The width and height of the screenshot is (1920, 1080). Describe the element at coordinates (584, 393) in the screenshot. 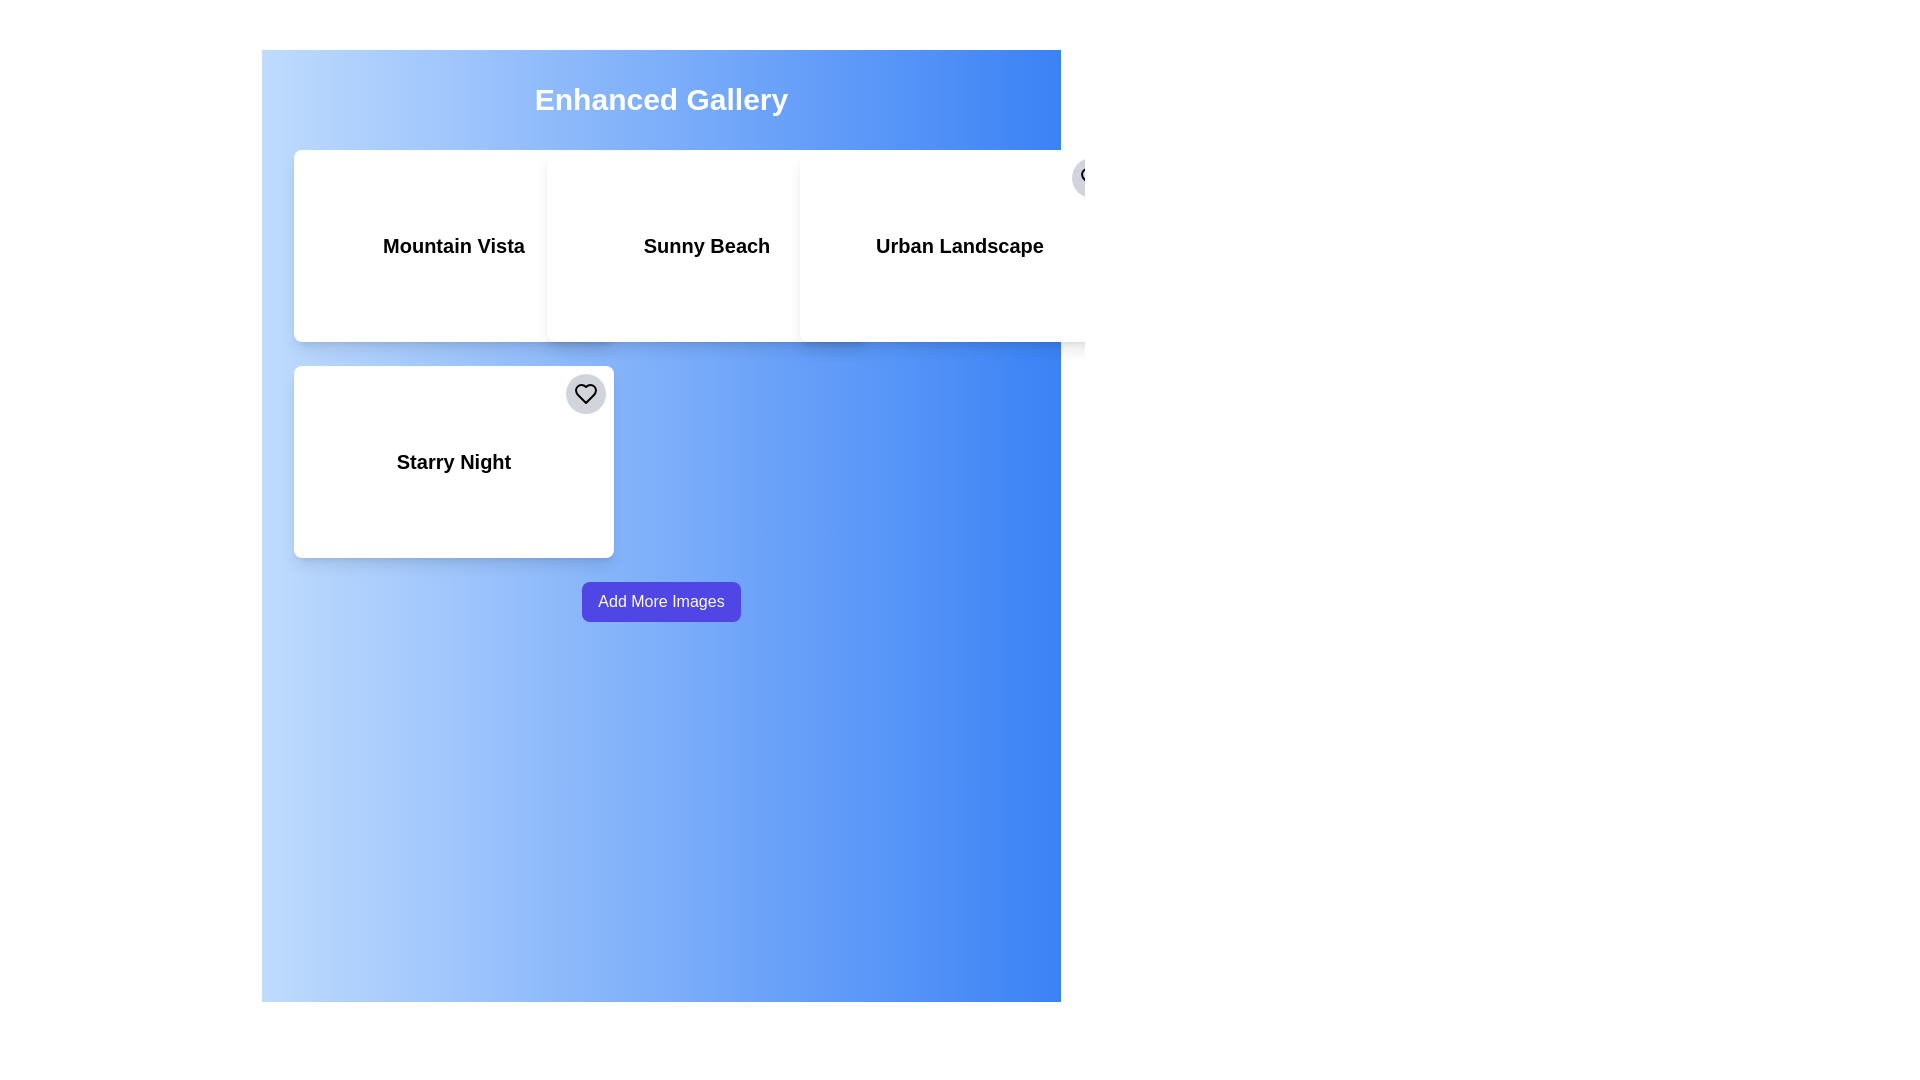

I see `the circular button with a gray background and a heart icon, located in the top-right corner of the 'Starry Night' card` at that location.